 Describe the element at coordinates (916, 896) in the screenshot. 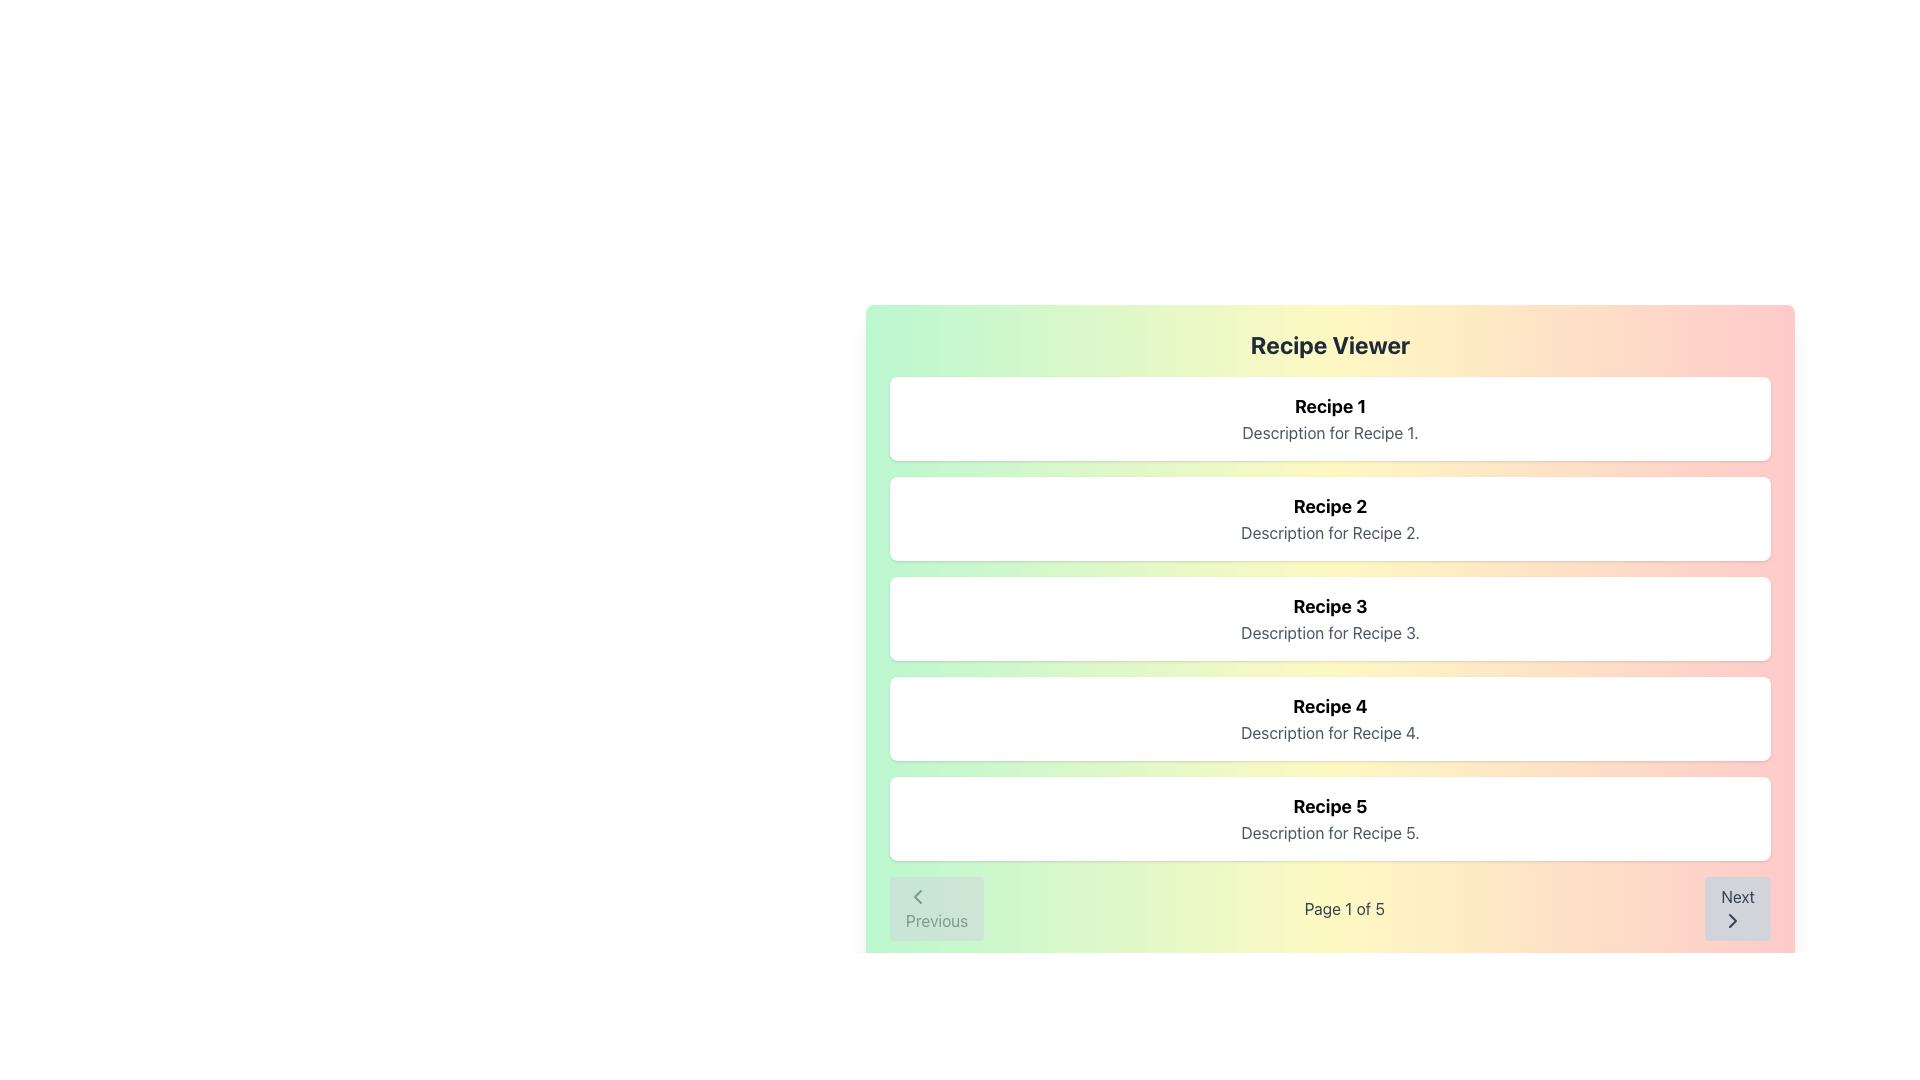

I see `the icon located within the 'Previous' button at the bottom-left corner of the page, adjacent to the 'Previous' label text` at that location.